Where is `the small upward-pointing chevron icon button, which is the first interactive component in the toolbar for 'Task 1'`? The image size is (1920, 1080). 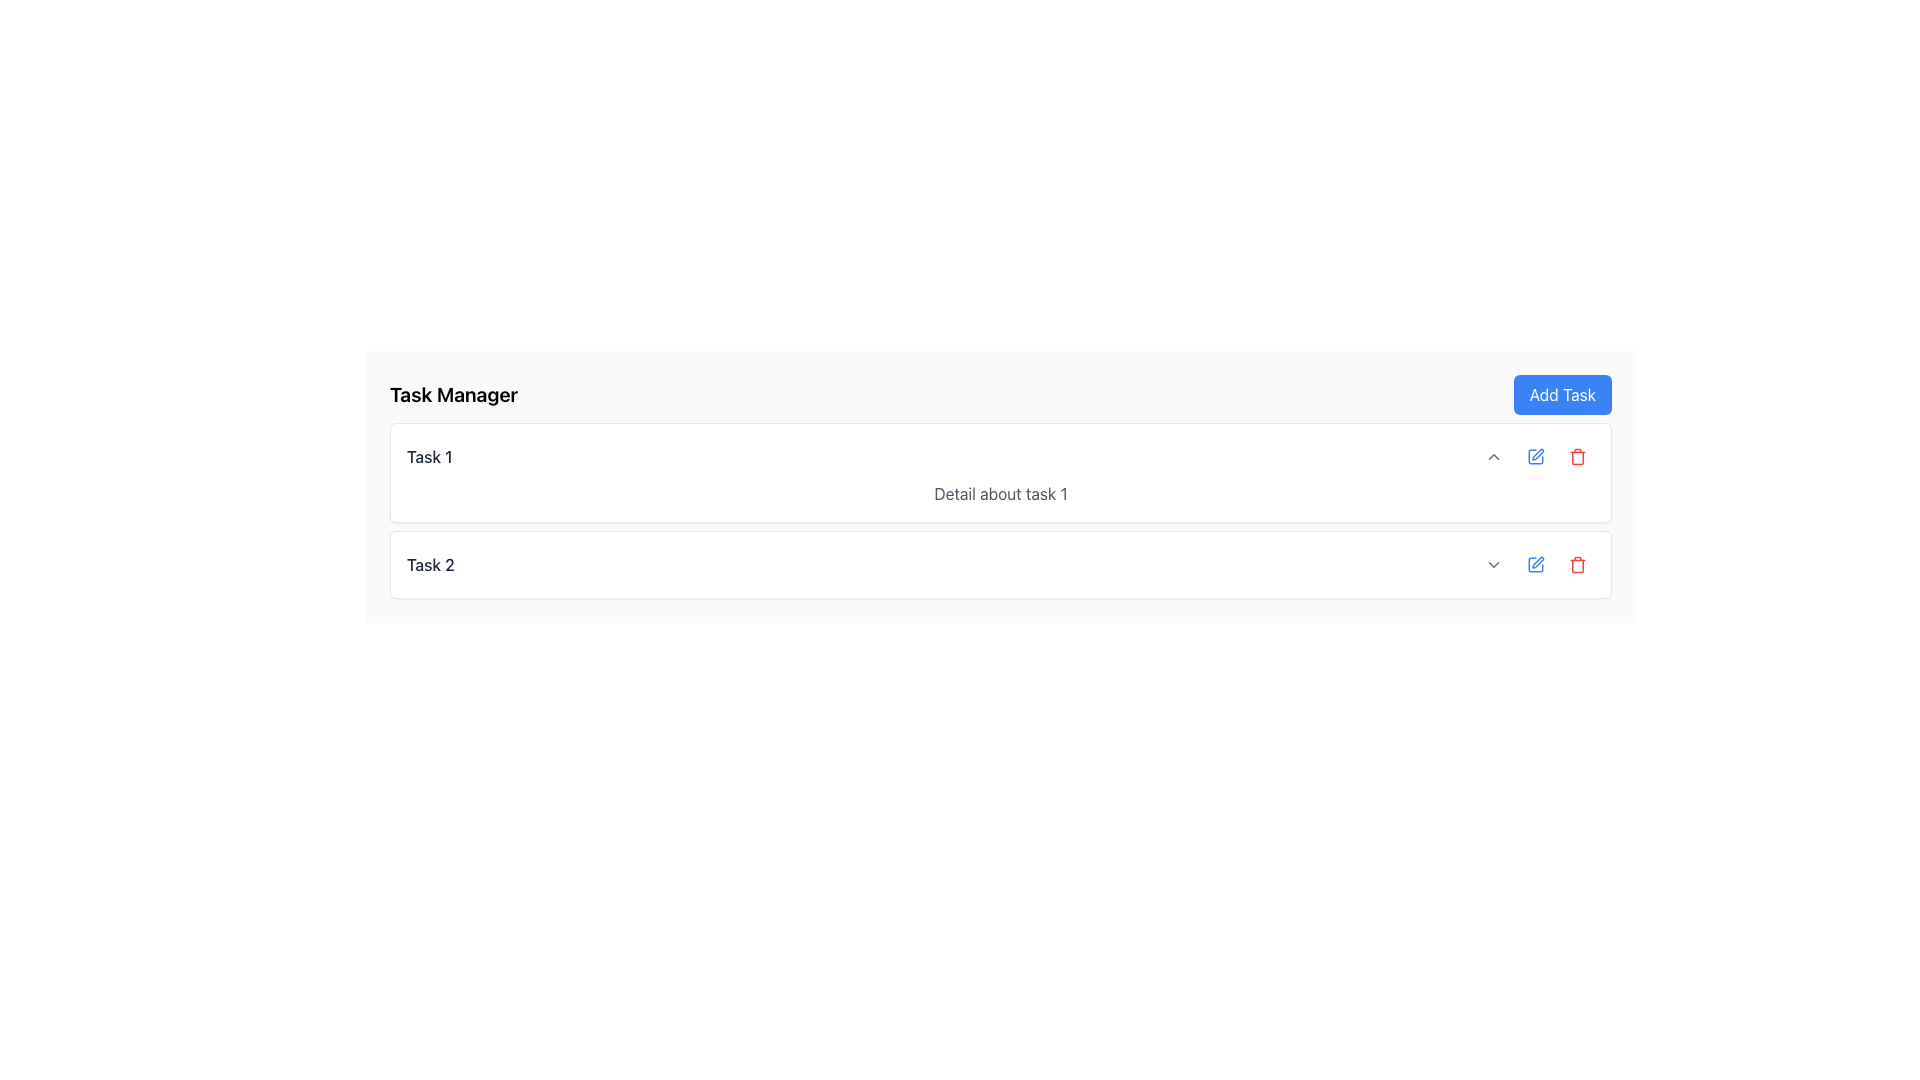 the small upward-pointing chevron icon button, which is the first interactive component in the toolbar for 'Task 1' is located at coordinates (1493, 456).